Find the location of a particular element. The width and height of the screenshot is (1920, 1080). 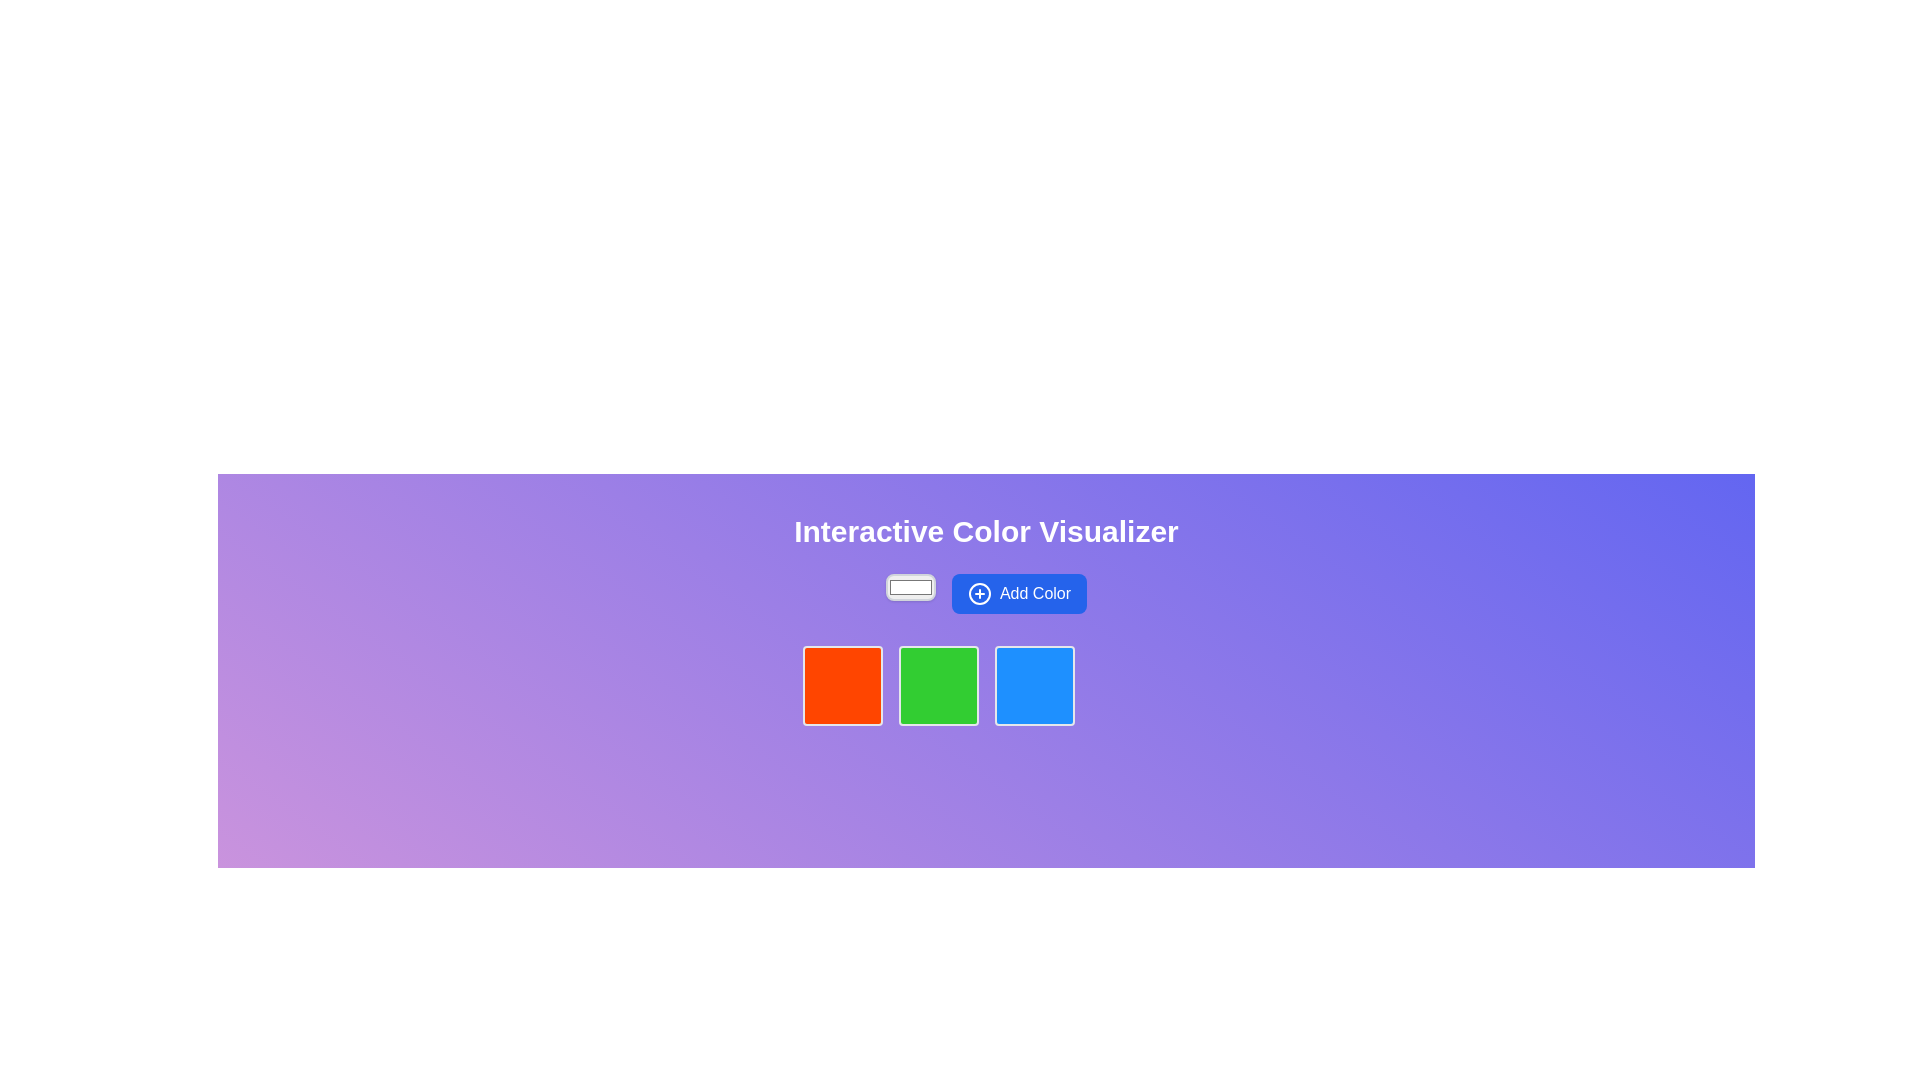

the text label displaying 'Interactive Color Visualizer' which is centrally located at the top of the colored gradient background is located at coordinates (986, 531).